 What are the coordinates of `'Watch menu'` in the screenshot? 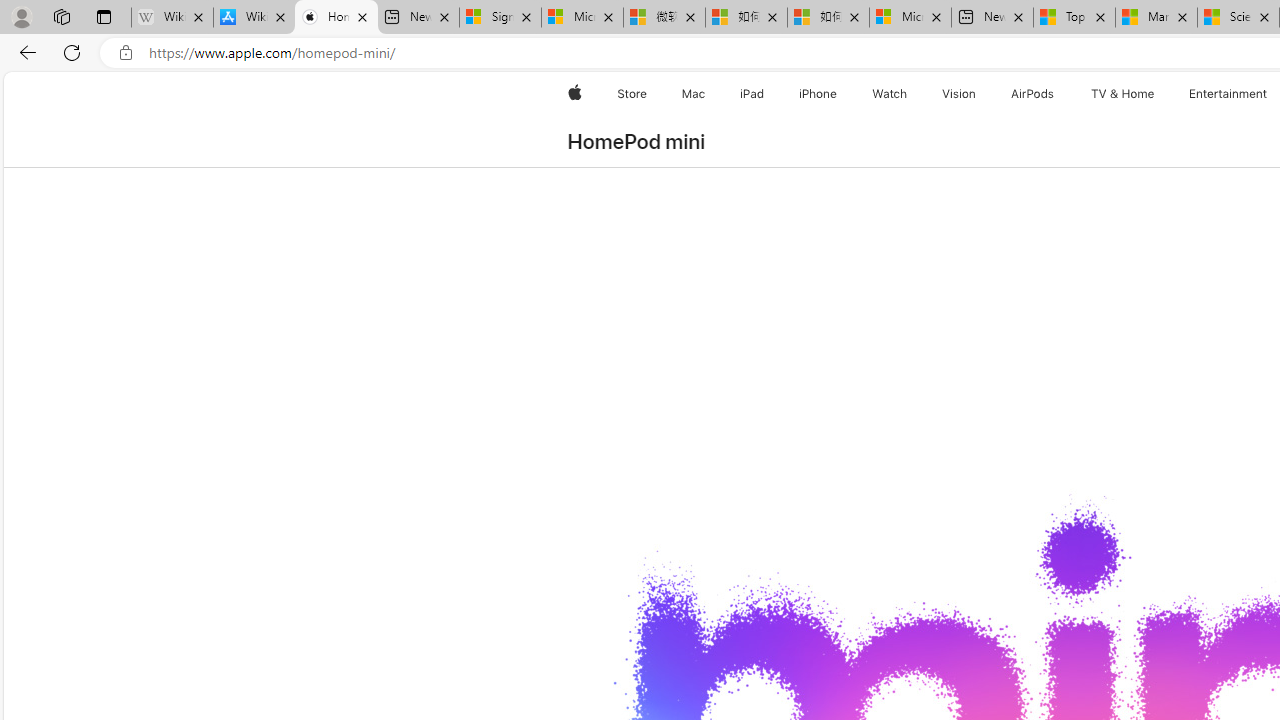 It's located at (910, 93).